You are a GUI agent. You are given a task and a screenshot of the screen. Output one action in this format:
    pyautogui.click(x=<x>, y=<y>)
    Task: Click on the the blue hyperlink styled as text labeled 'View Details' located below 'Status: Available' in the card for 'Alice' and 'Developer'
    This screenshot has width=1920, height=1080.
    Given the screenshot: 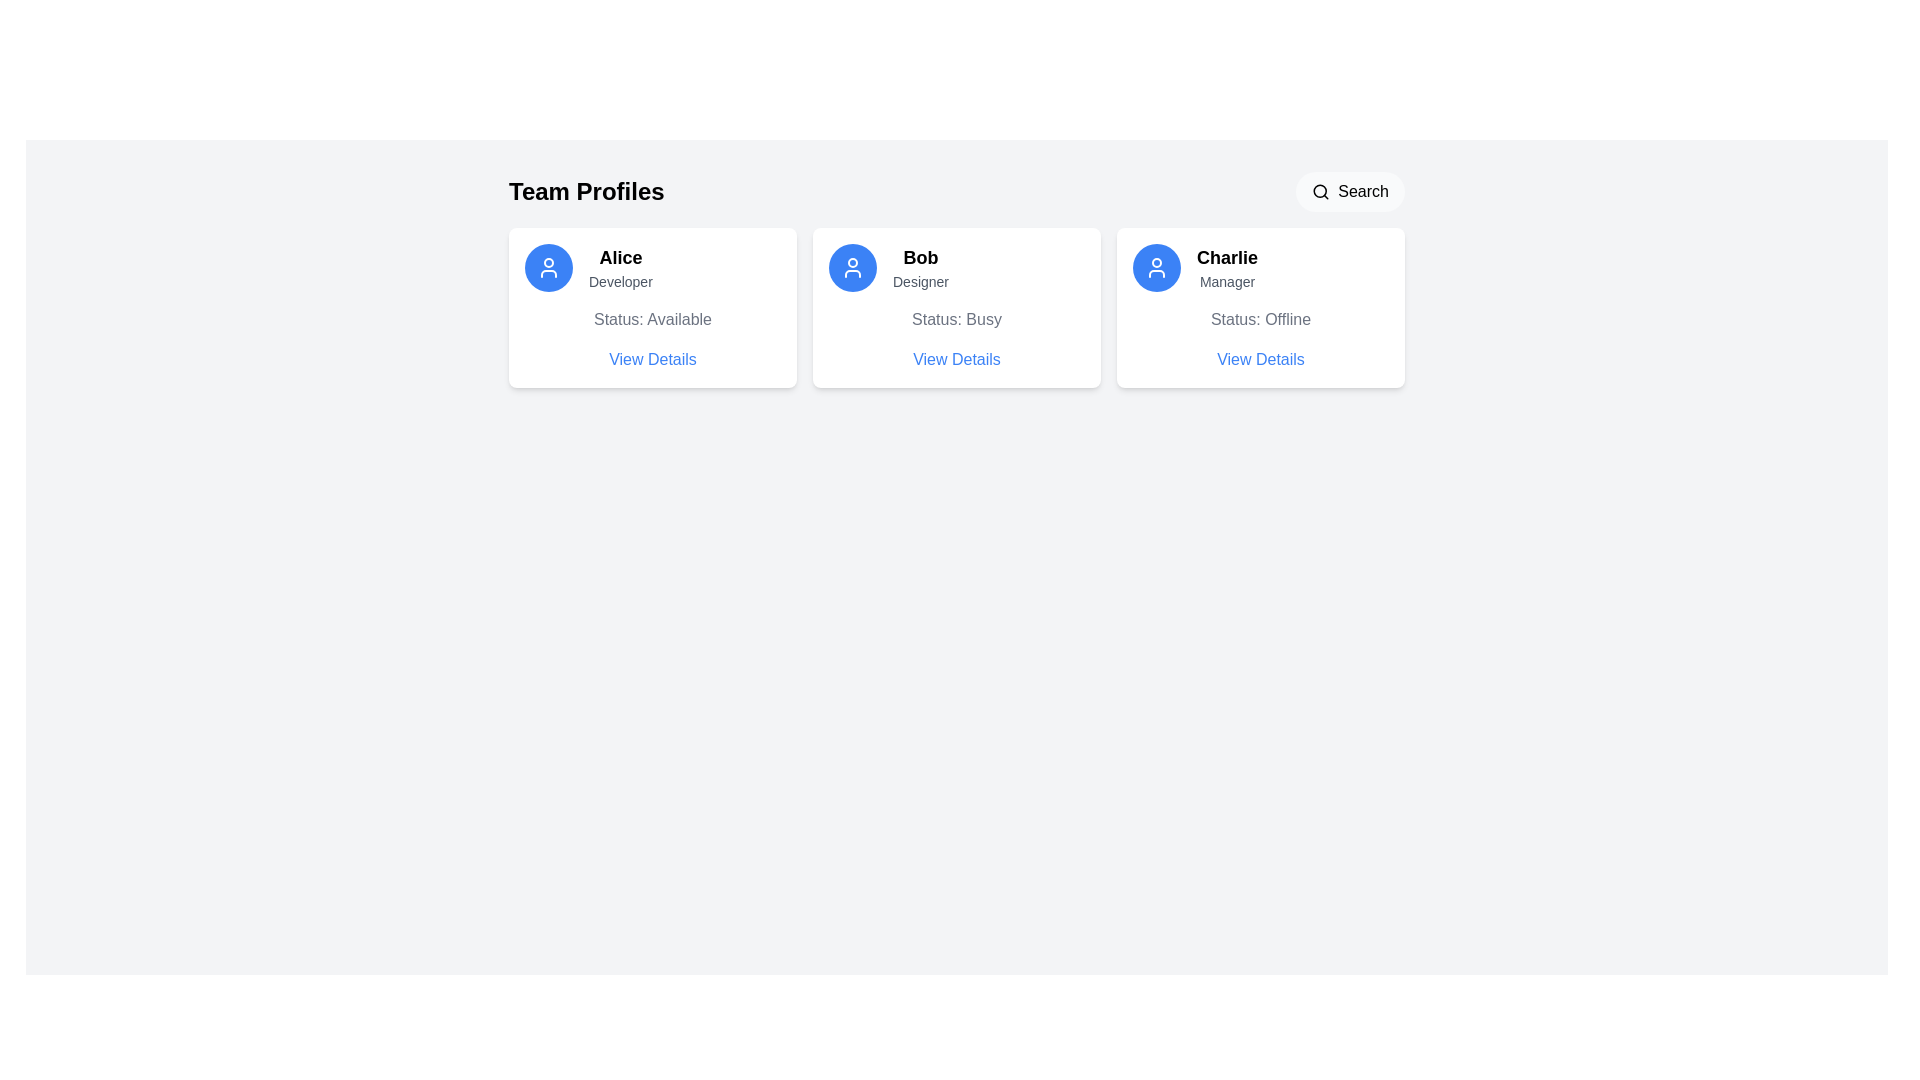 What is the action you would take?
    pyautogui.click(x=652, y=358)
    